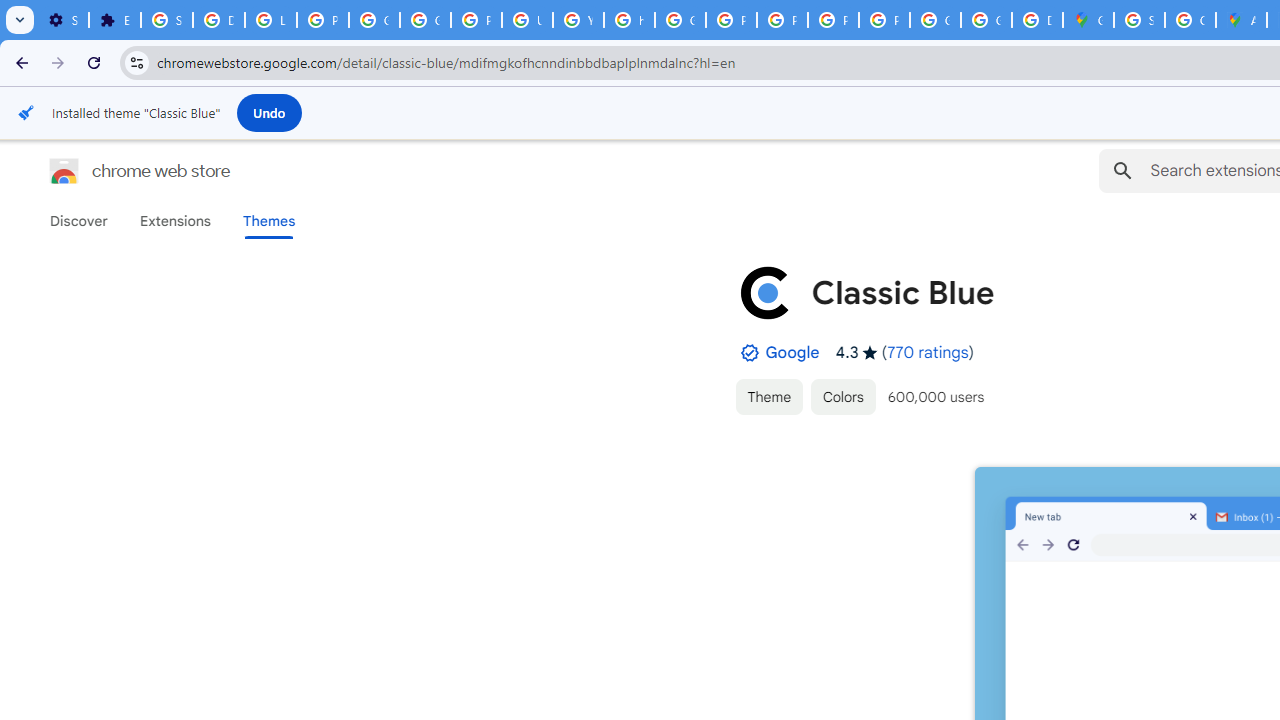  What do you see at coordinates (1190, 20) in the screenshot?
I see `'Create your Google Account'` at bounding box center [1190, 20].